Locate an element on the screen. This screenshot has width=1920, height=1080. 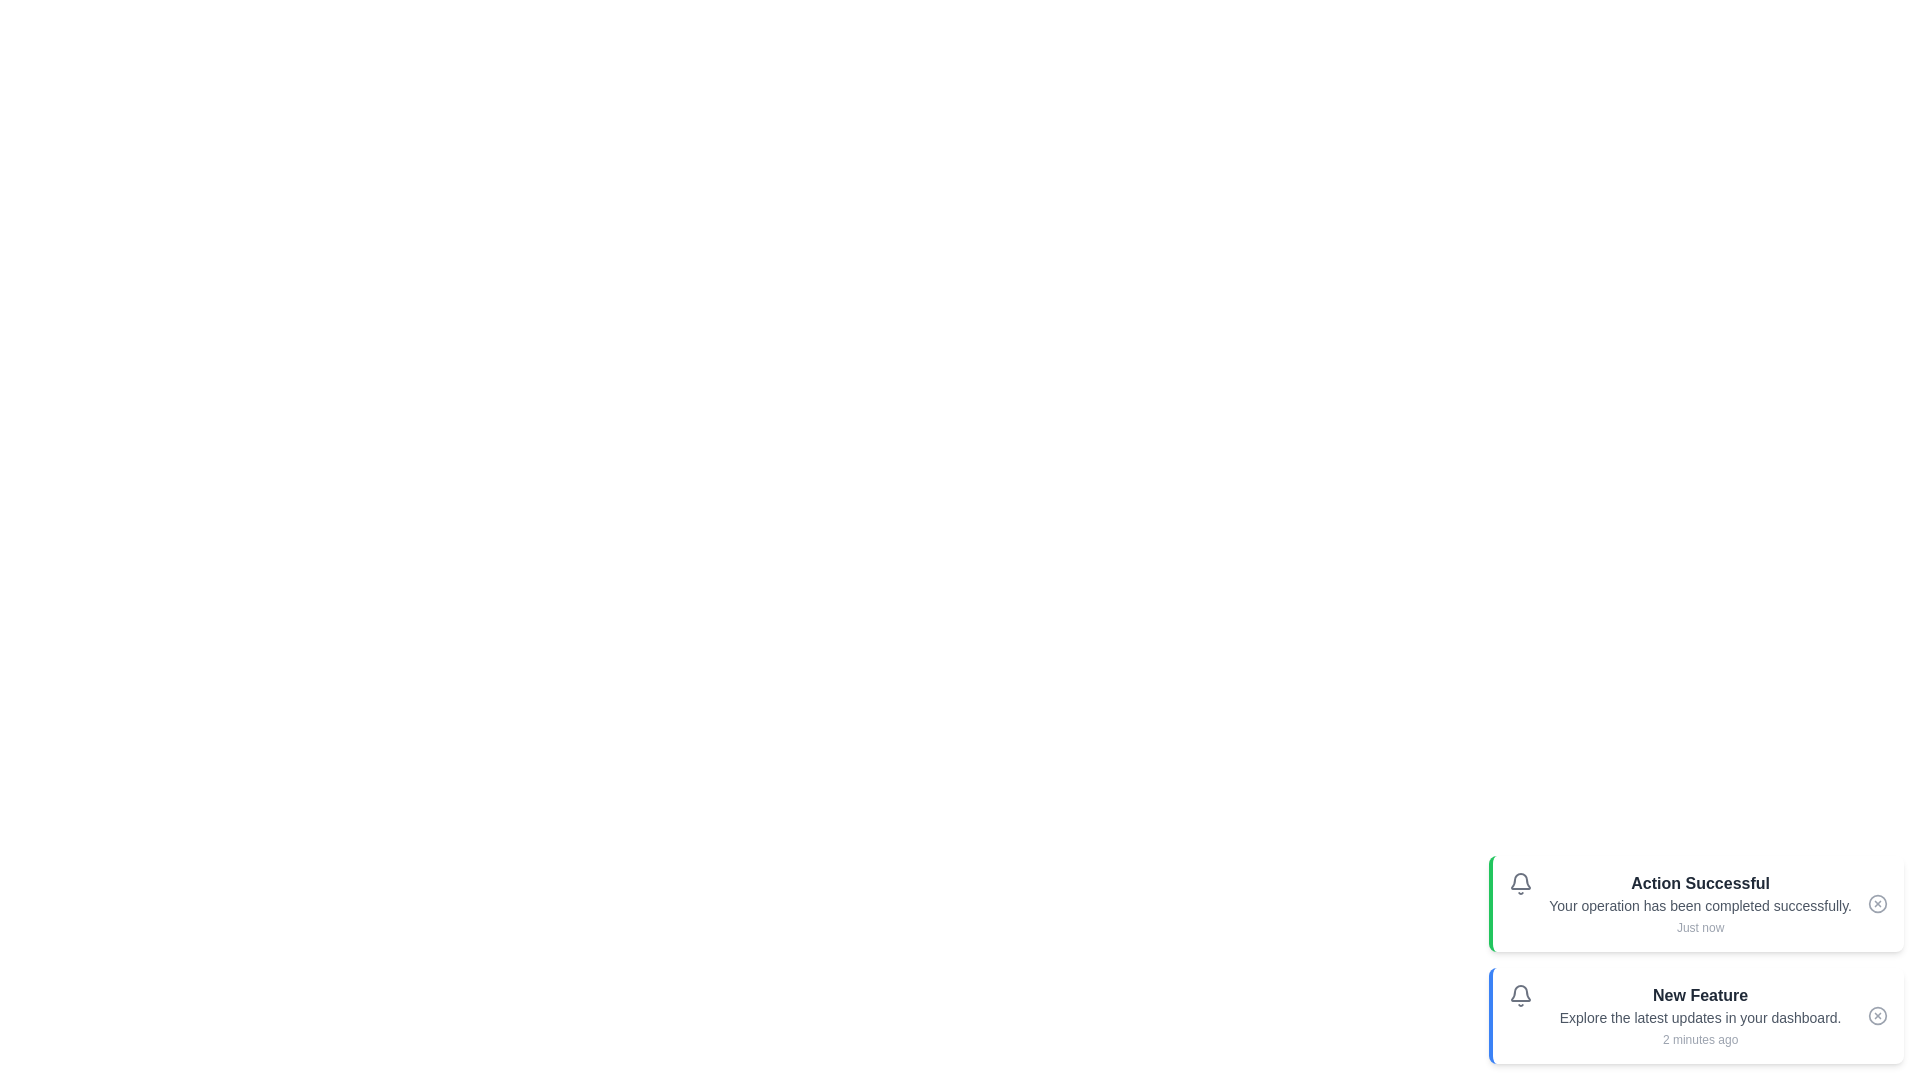
the gray circular button with an 'x' symbol, located on the right edge of the second notification item at the bottom of the interface is located at coordinates (1876, 1015).